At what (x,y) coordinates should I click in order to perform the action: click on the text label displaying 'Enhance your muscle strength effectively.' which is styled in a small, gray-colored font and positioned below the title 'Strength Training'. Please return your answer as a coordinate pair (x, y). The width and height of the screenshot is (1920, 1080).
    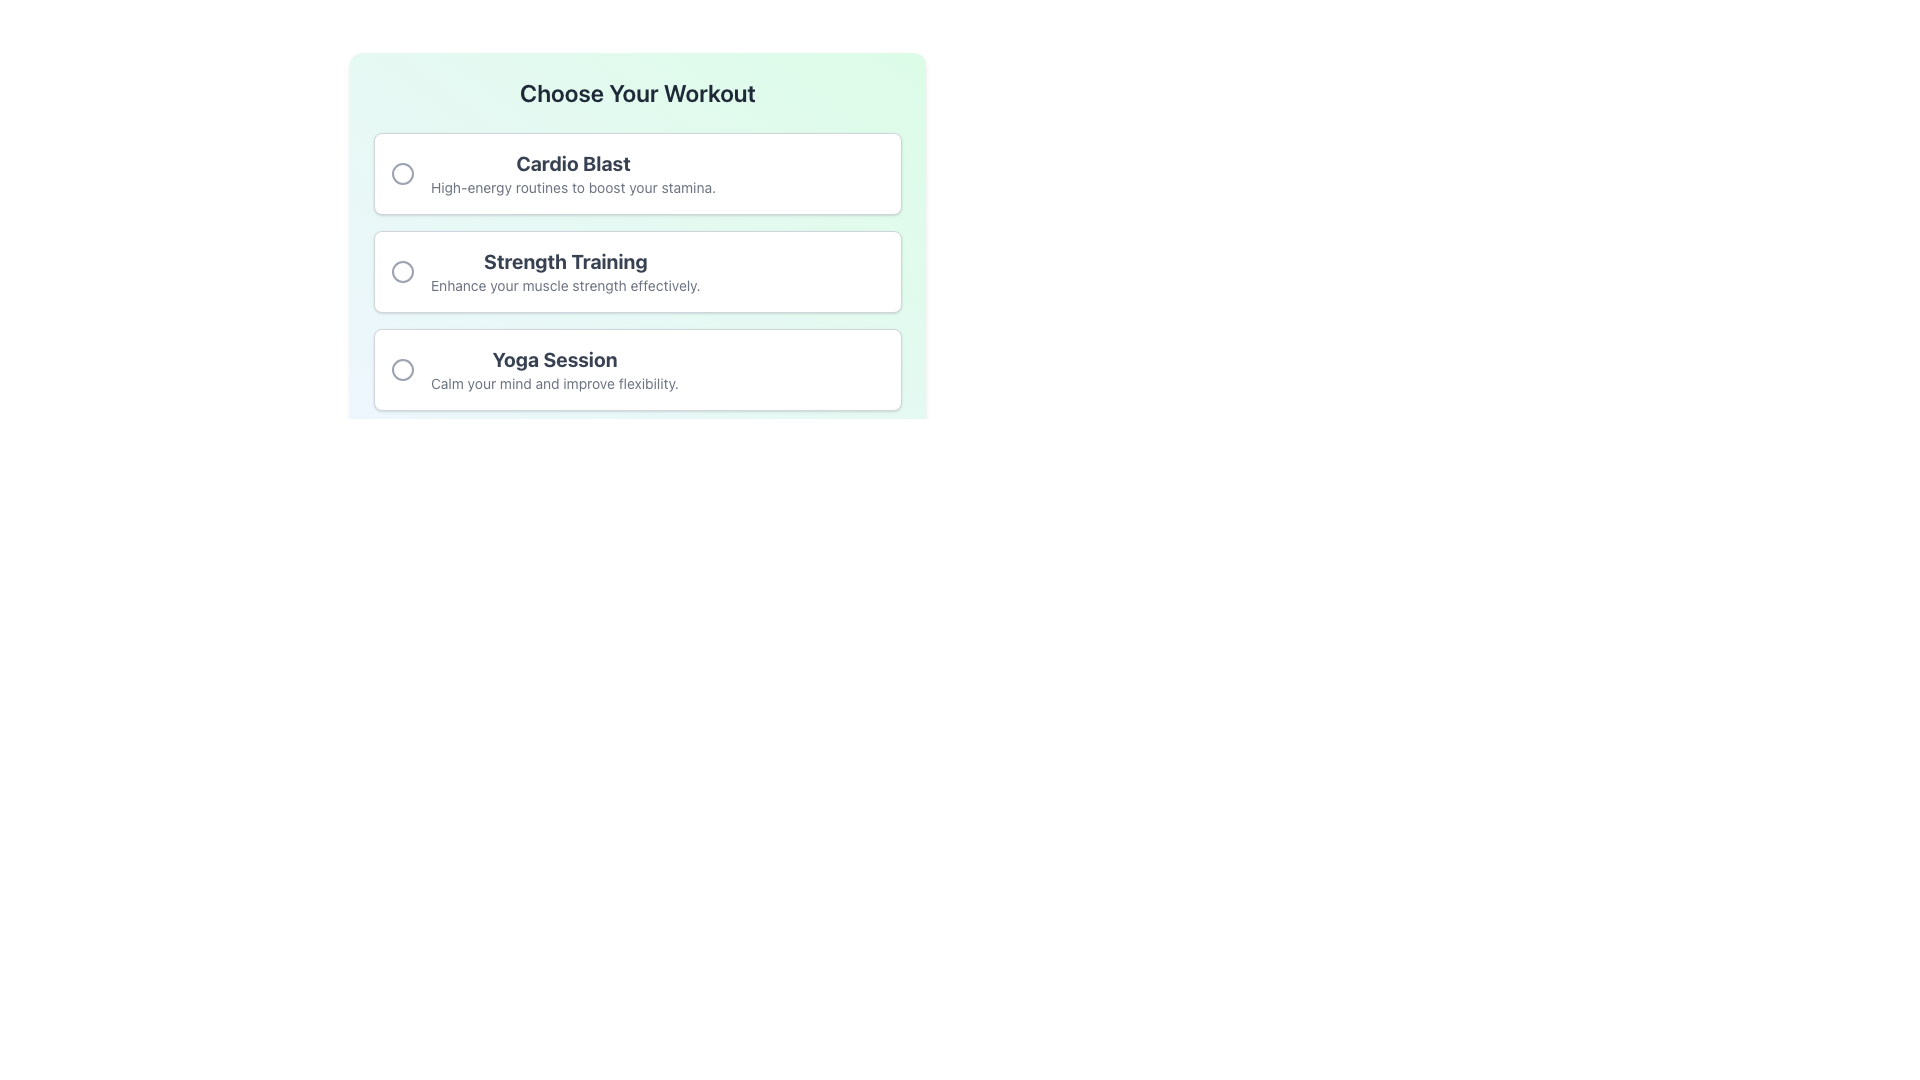
    Looking at the image, I should click on (564, 285).